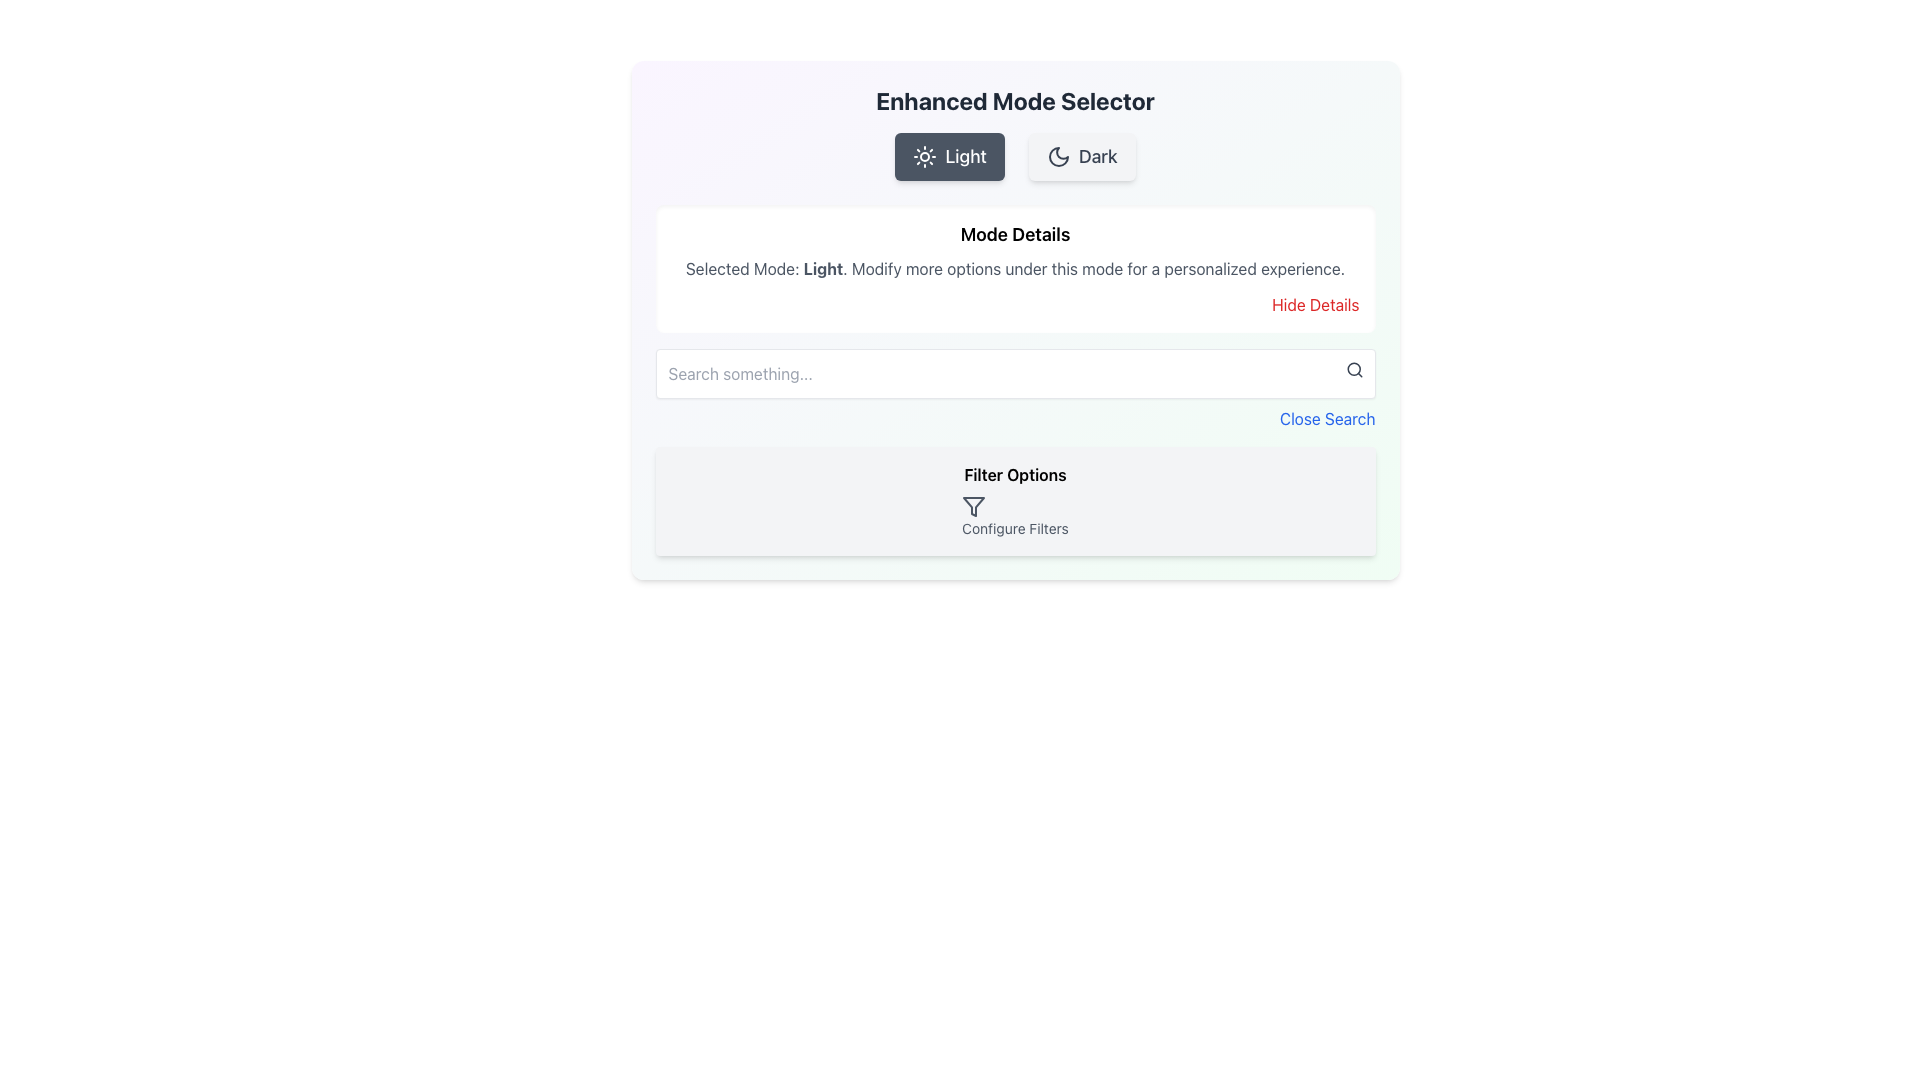 Image resolution: width=1920 pixels, height=1080 pixels. What do you see at coordinates (1057, 156) in the screenshot?
I see `the crescent moon icon within the SVG graphic that indicates the 'Dark' mode option` at bounding box center [1057, 156].